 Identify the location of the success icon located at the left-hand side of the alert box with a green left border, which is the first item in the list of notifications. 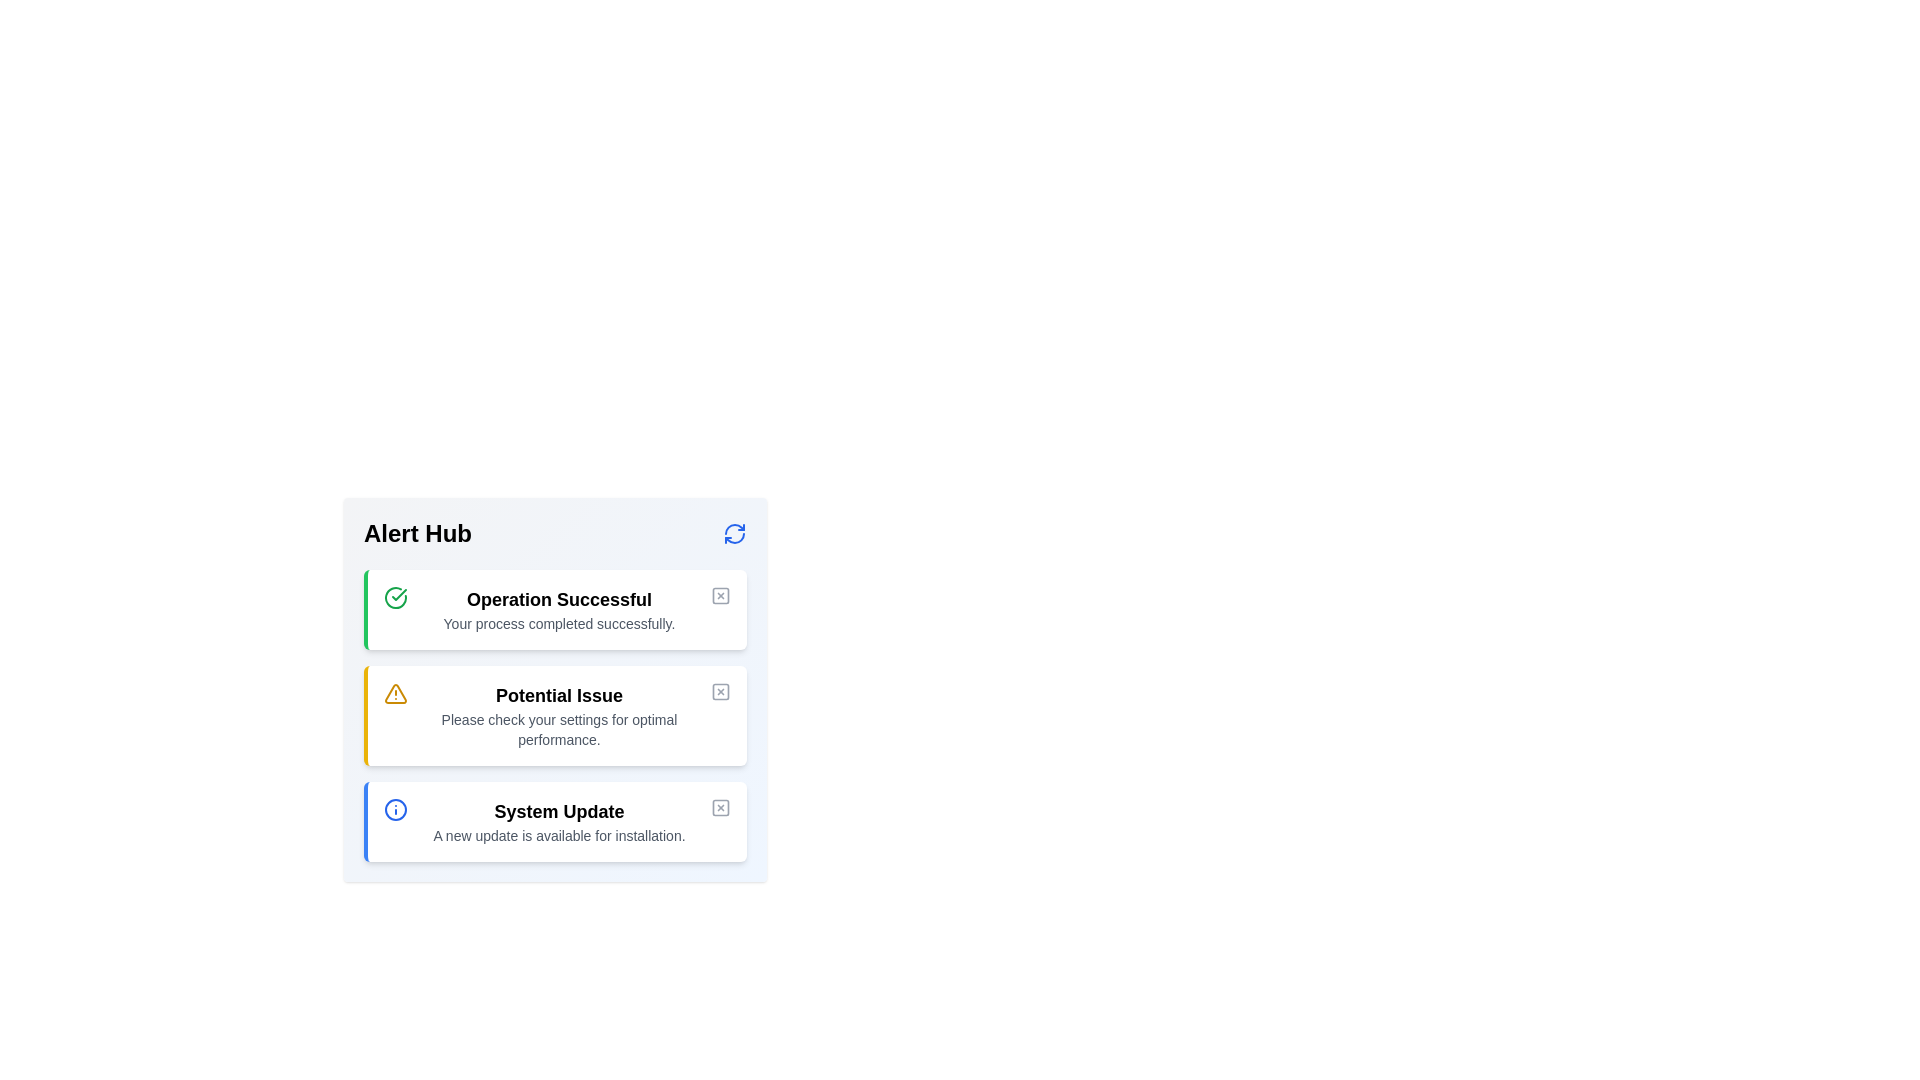
(395, 596).